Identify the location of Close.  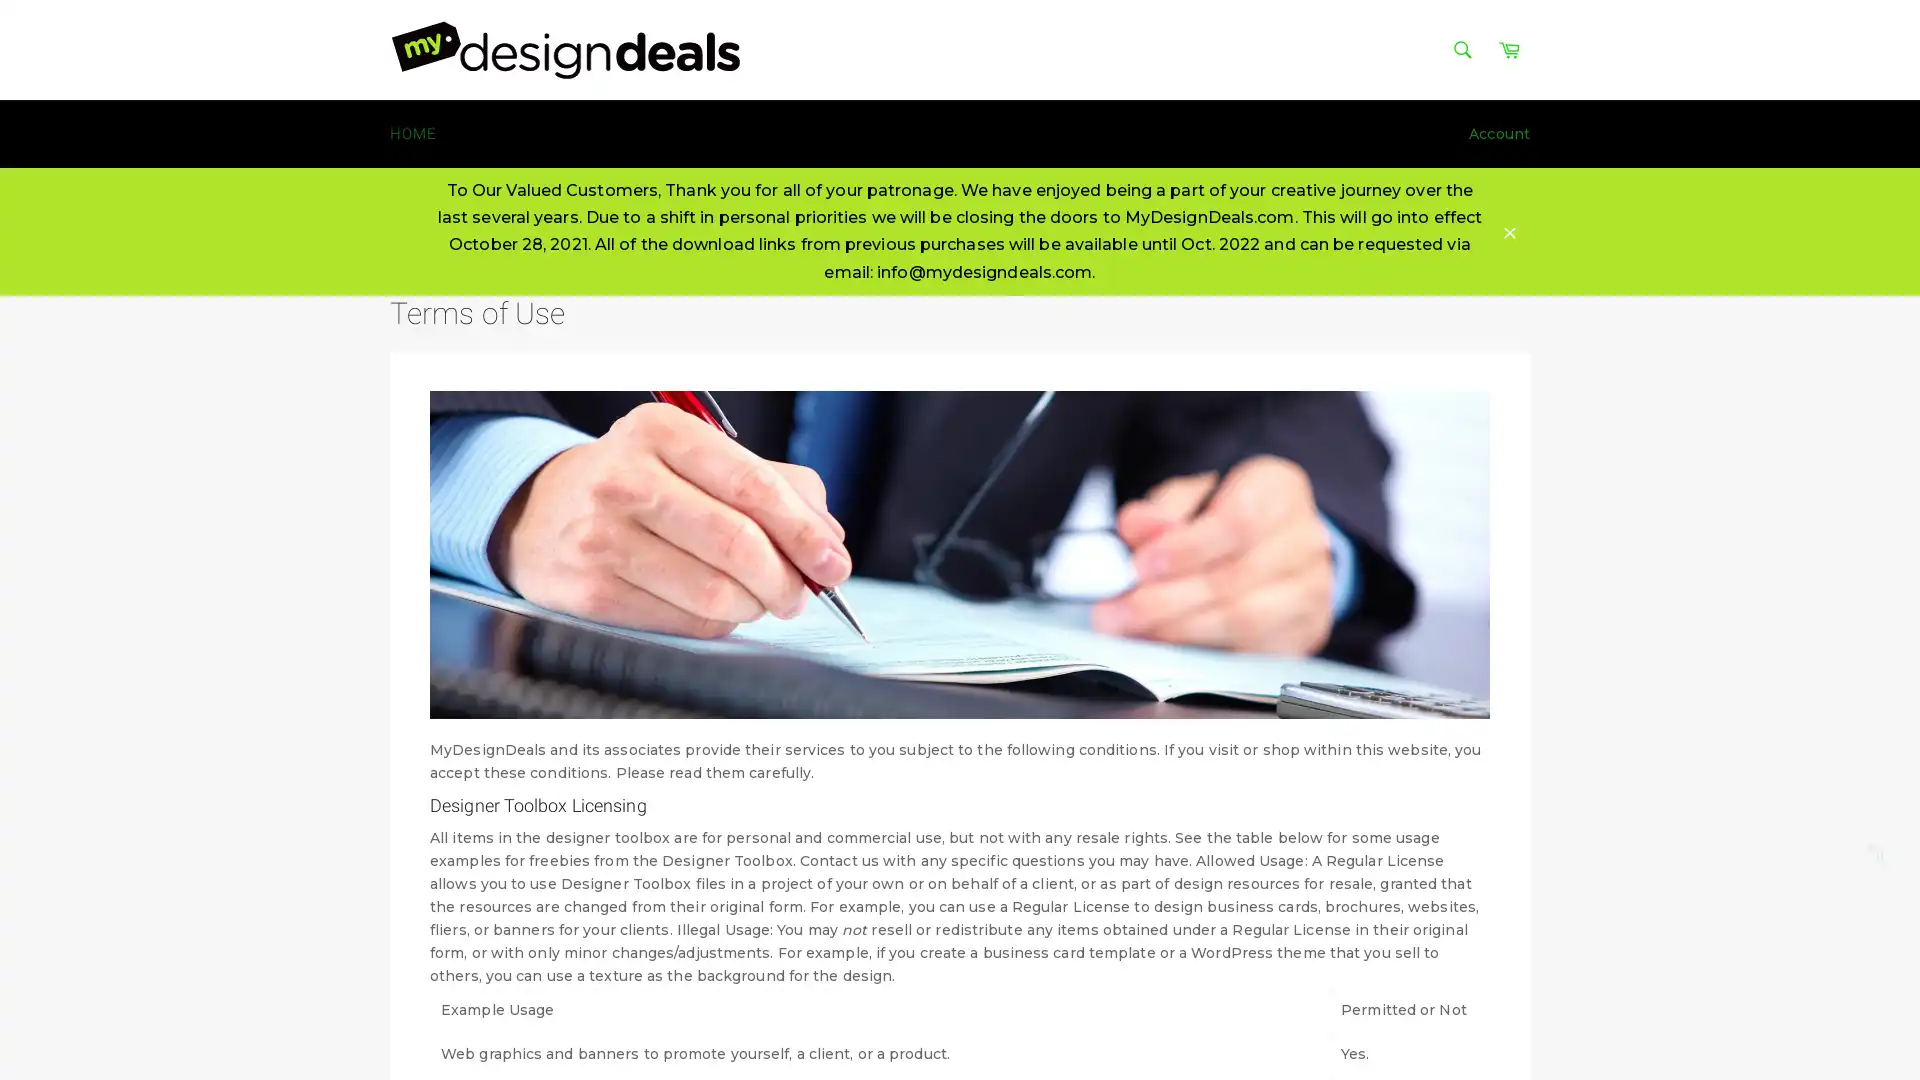
(1510, 230).